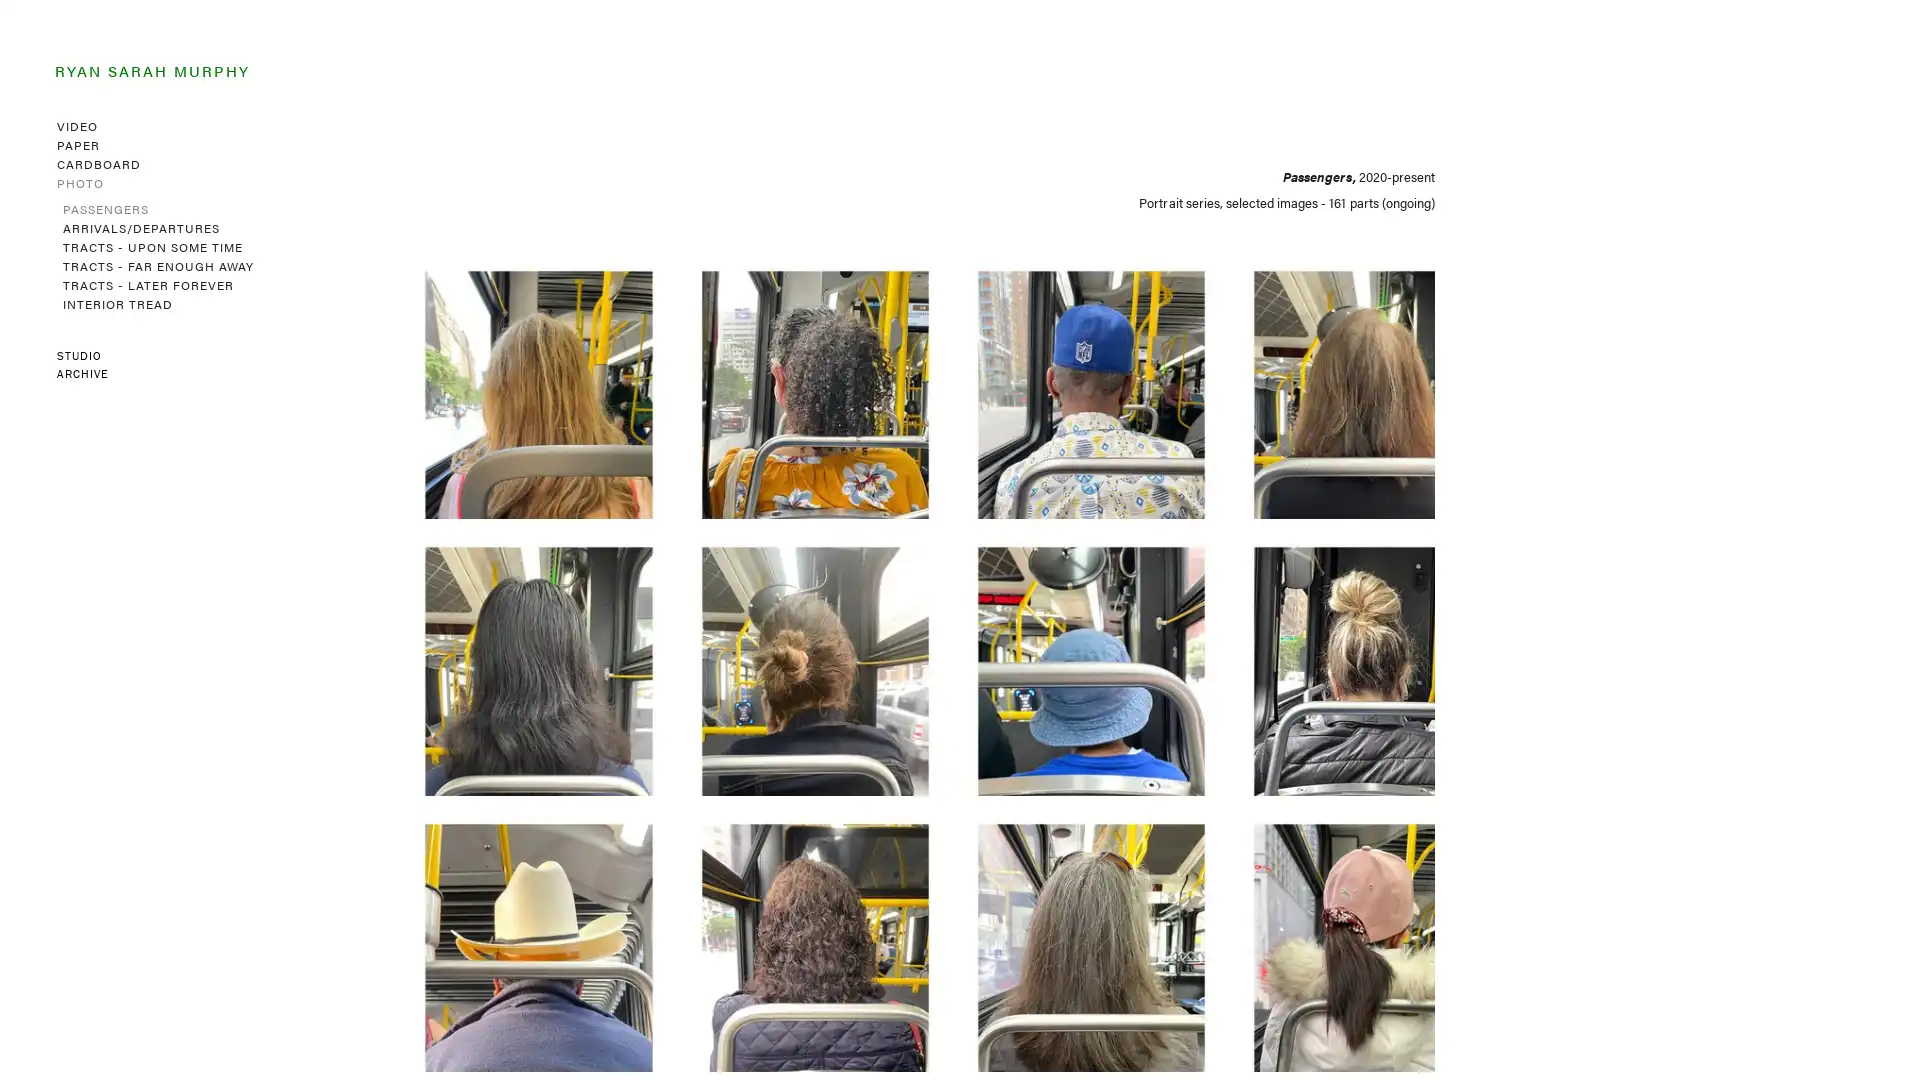 The width and height of the screenshot is (1920, 1080). What do you see at coordinates (1309, 920) in the screenshot?
I see `View fullsize Passenger 150-.jpeg` at bounding box center [1309, 920].